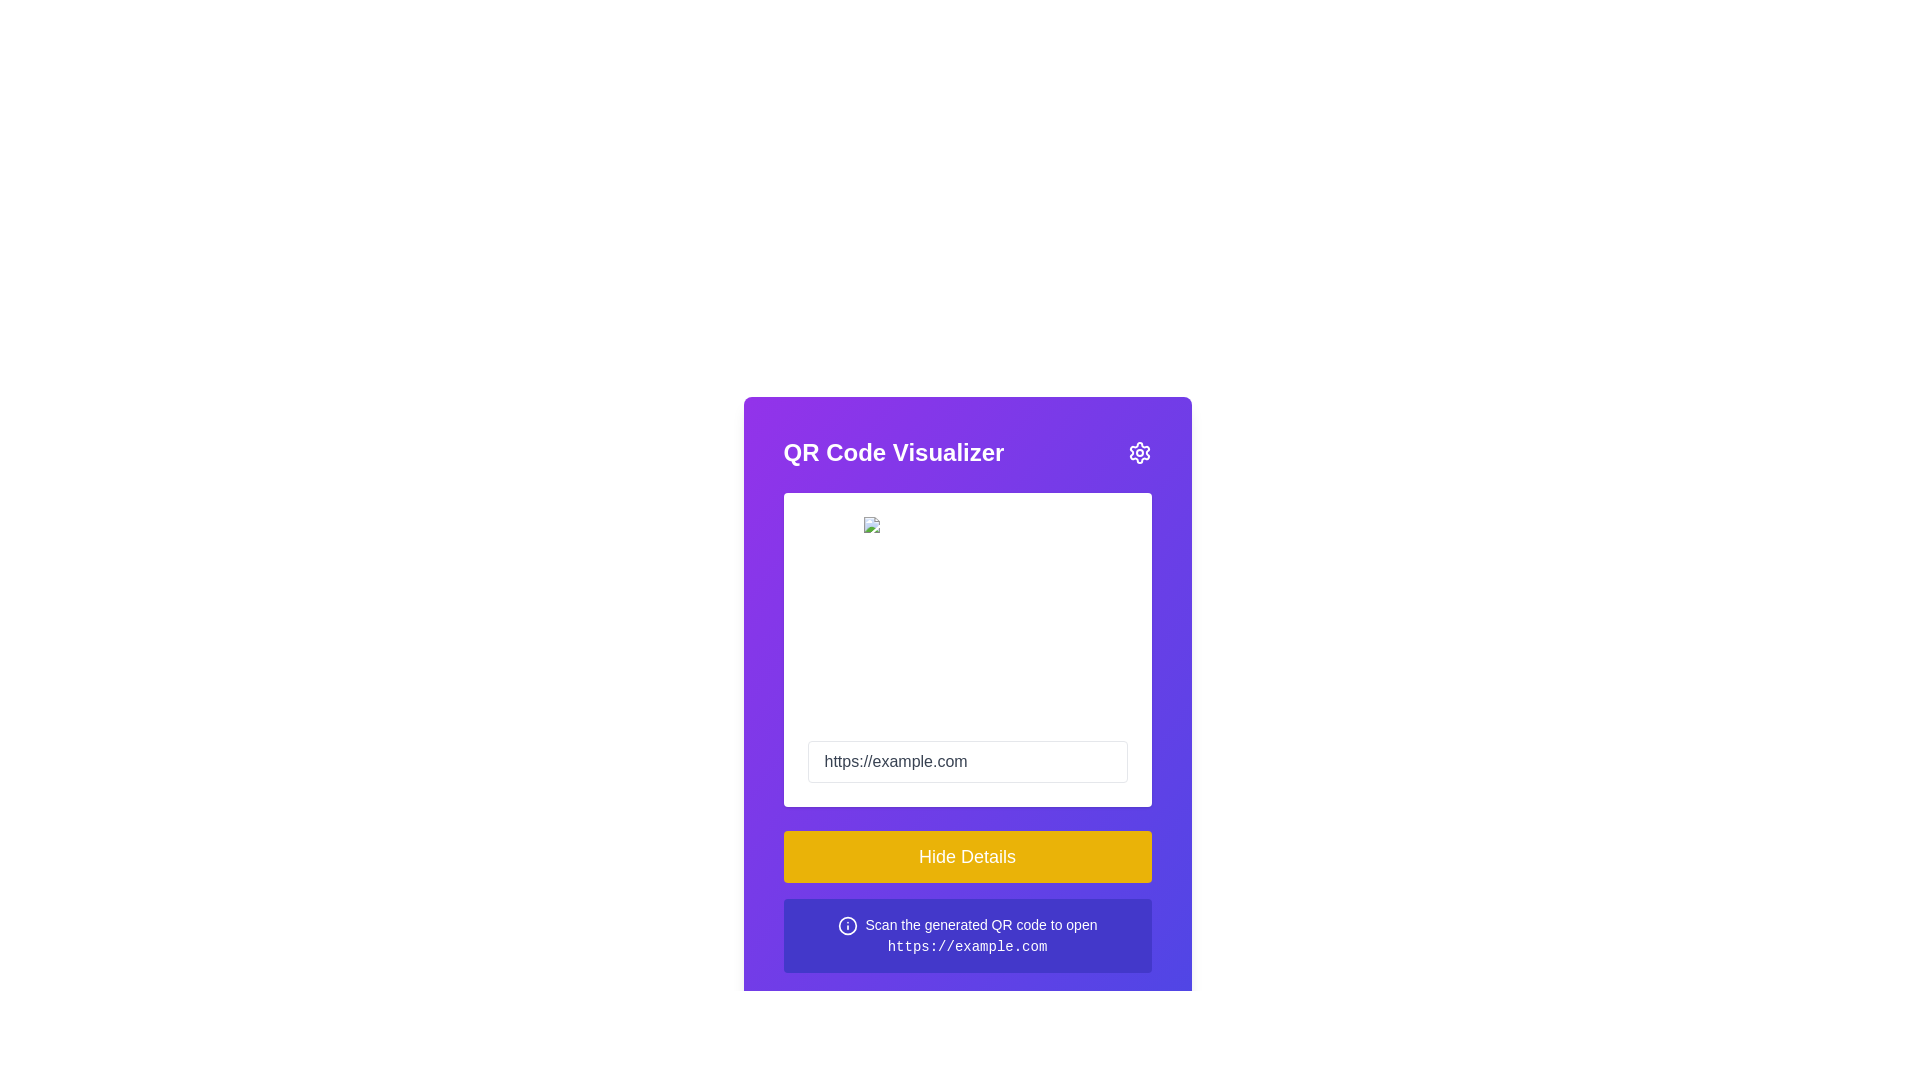 The image size is (1920, 1080). I want to click on the static text link displaying 'https://example.com' located at the bottom of the purple panel for selection, so click(967, 946).